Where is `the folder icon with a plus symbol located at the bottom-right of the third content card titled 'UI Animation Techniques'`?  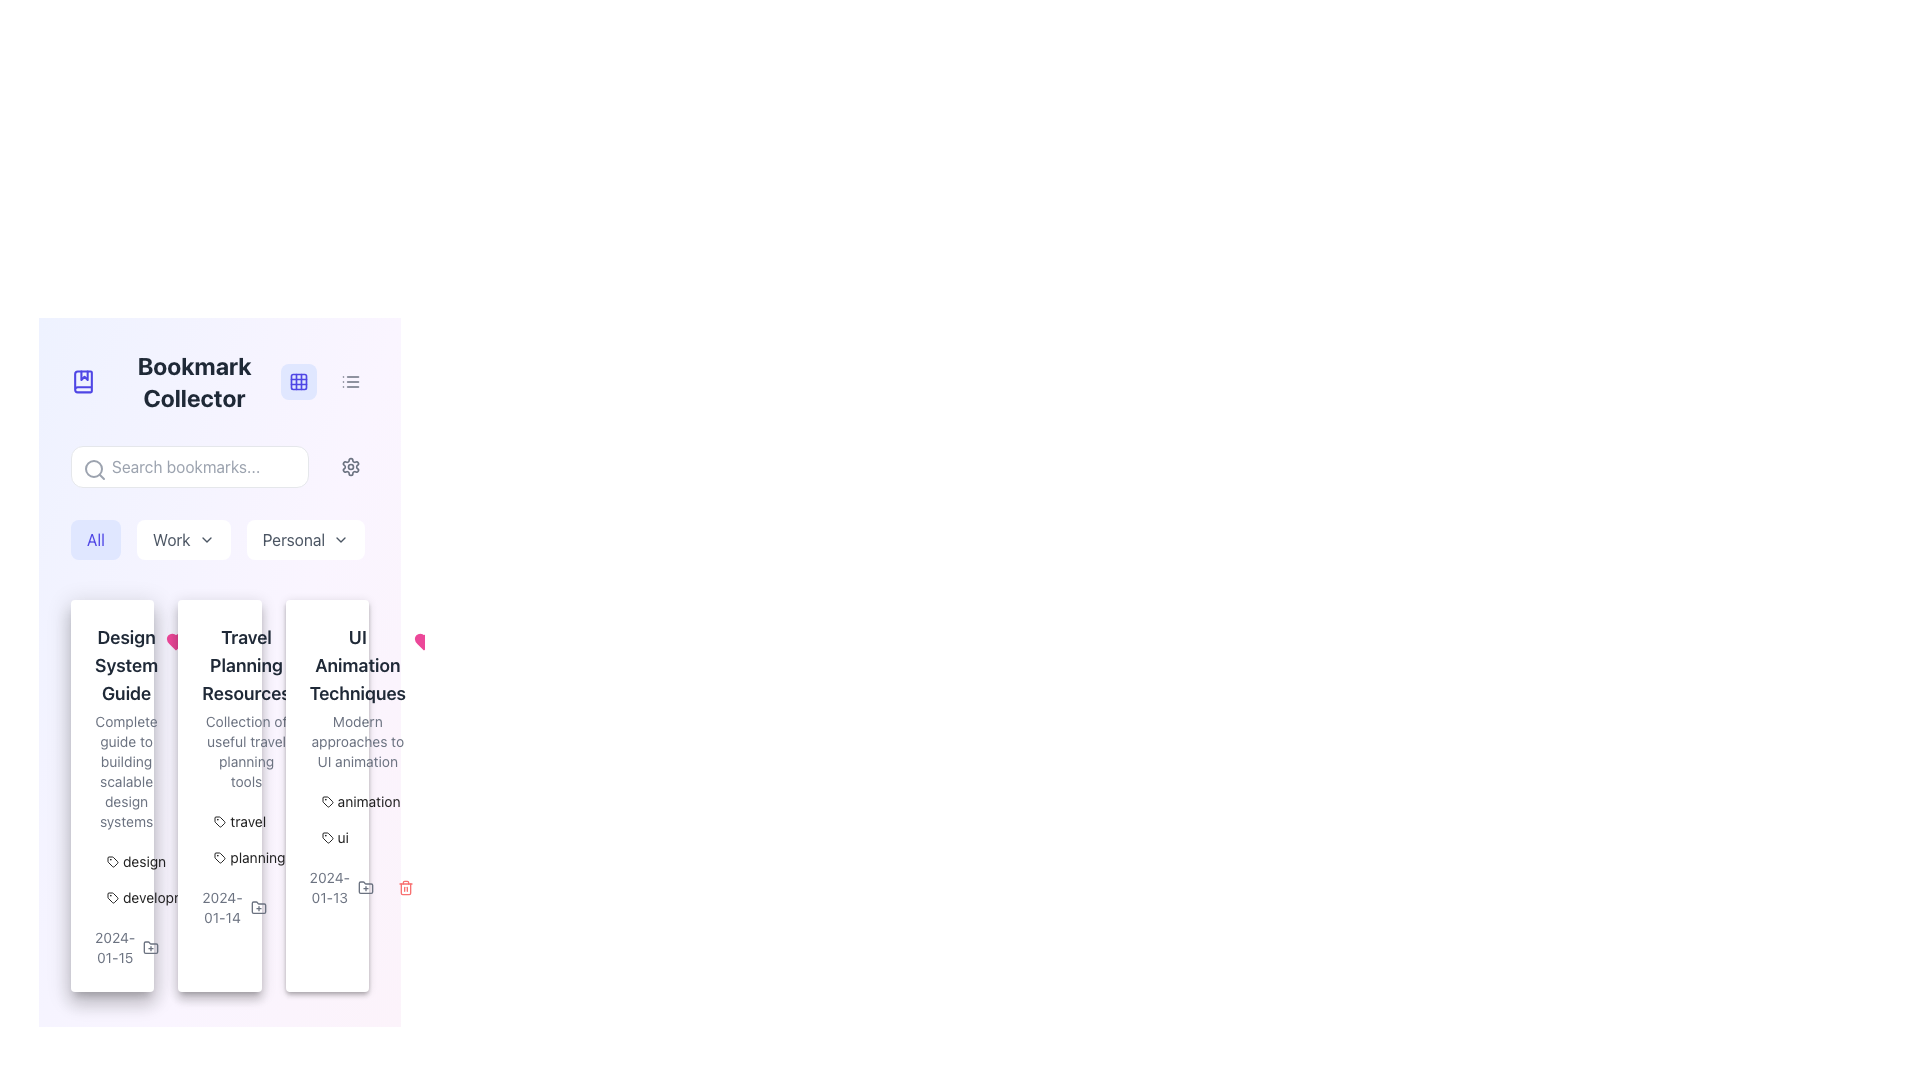 the folder icon with a plus symbol located at the bottom-right of the third content card titled 'UI Animation Techniques' is located at coordinates (365, 886).